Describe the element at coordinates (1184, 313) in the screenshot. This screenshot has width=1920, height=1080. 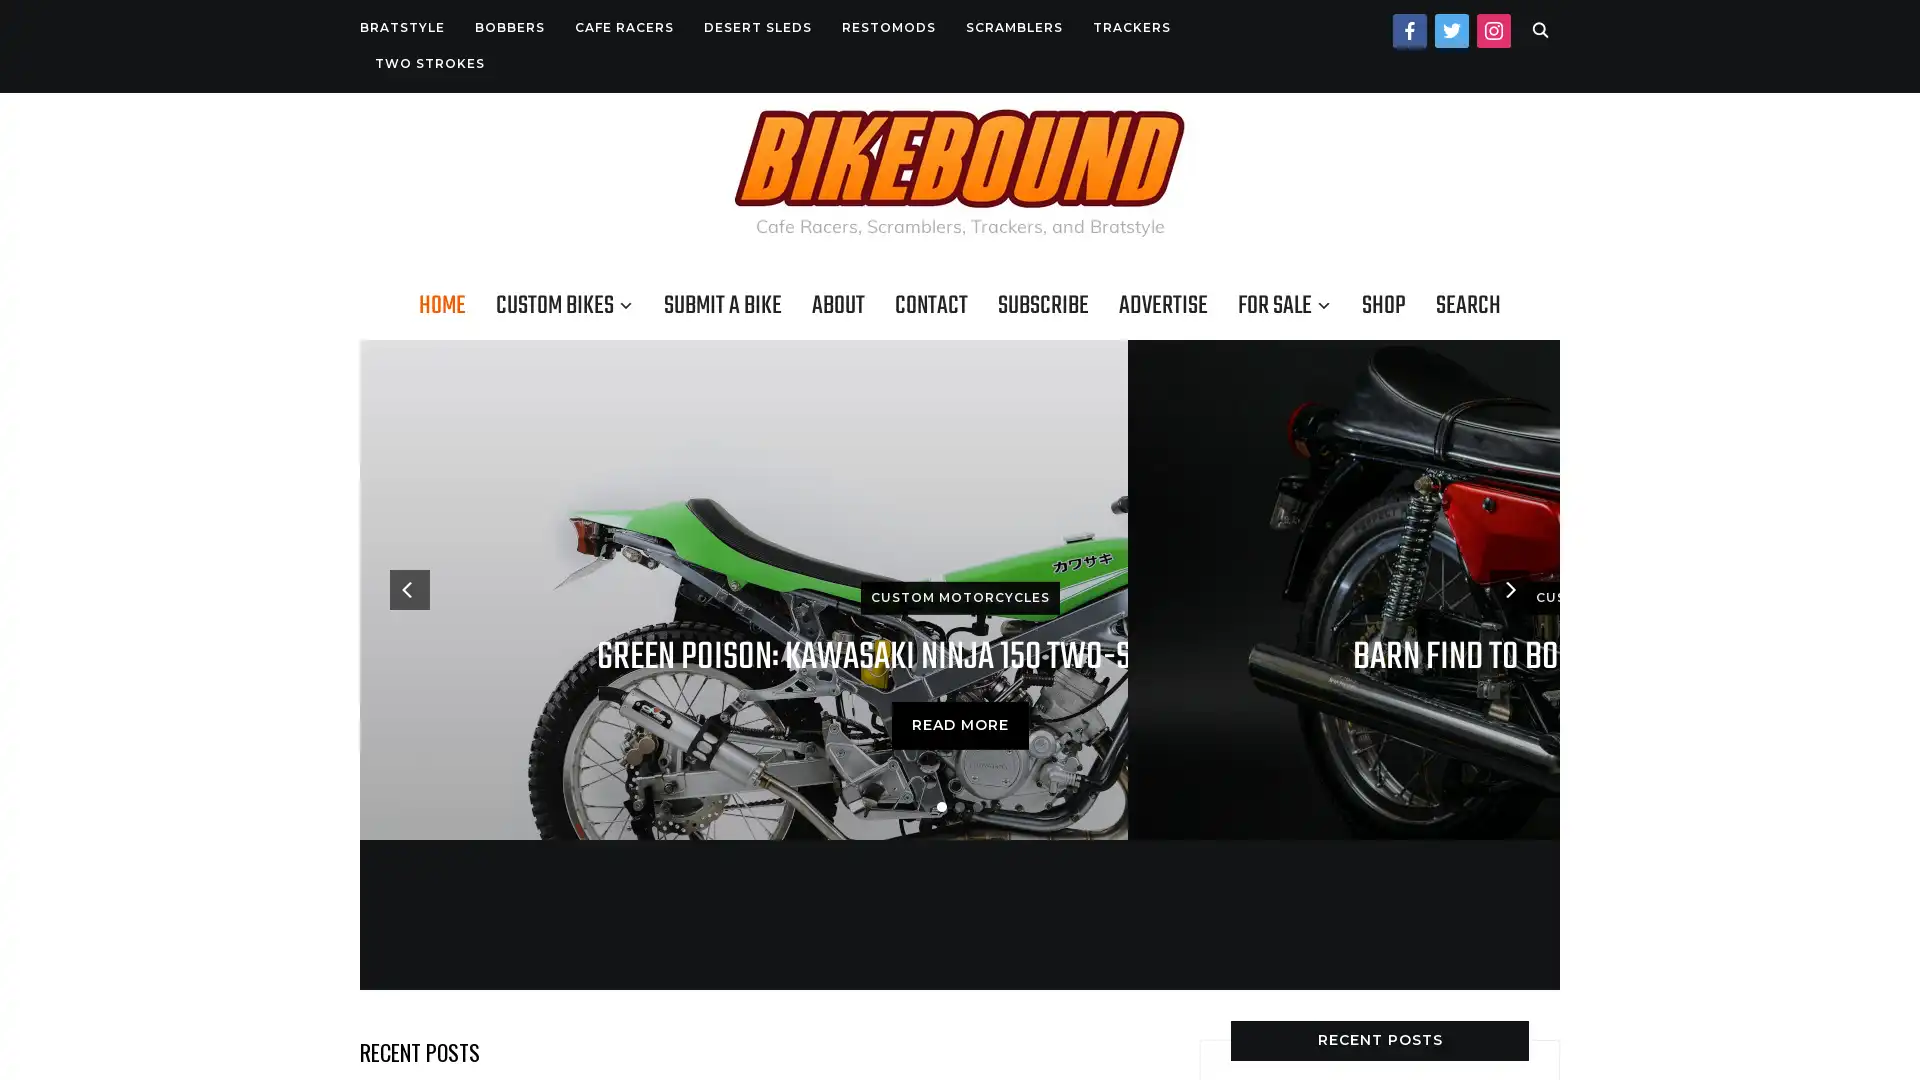
I see `Close` at that location.